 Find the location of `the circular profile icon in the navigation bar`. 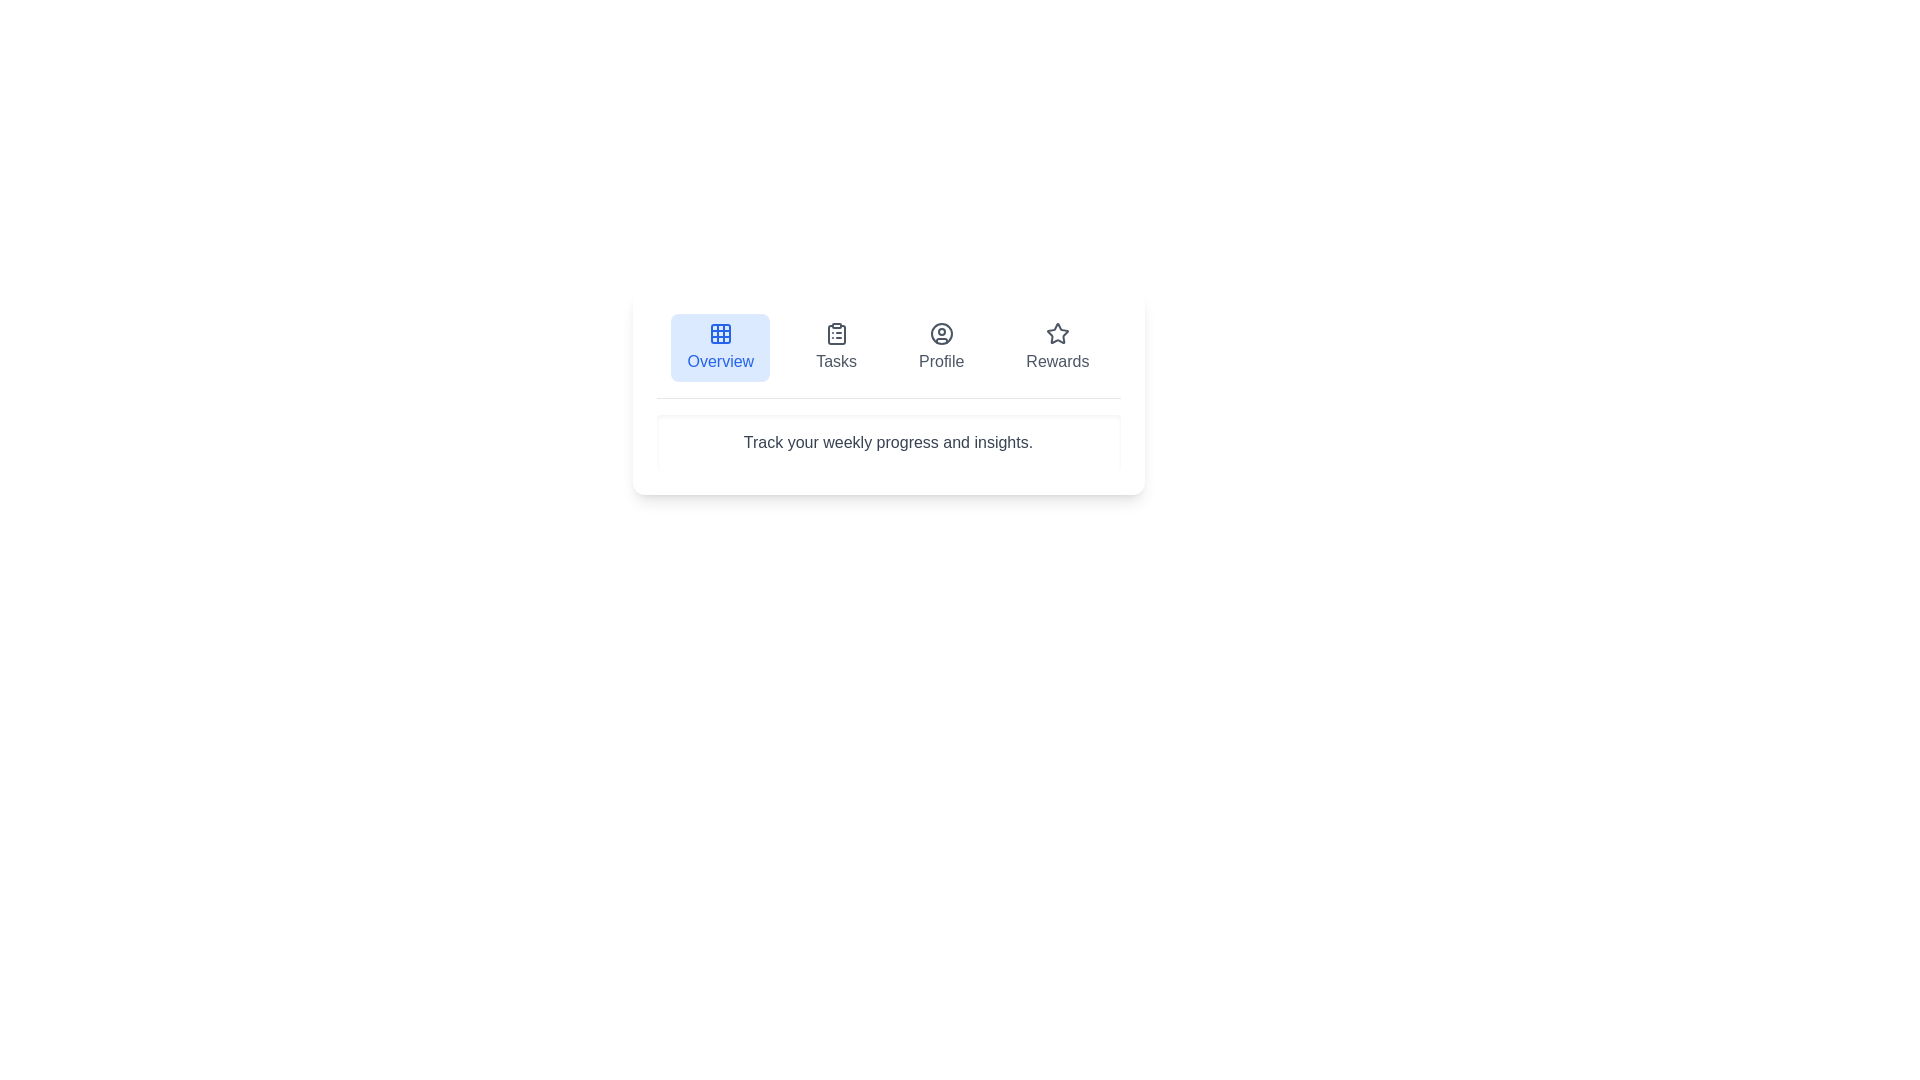

the circular profile icon in the navigation bar is located at coordinates (940, 333).